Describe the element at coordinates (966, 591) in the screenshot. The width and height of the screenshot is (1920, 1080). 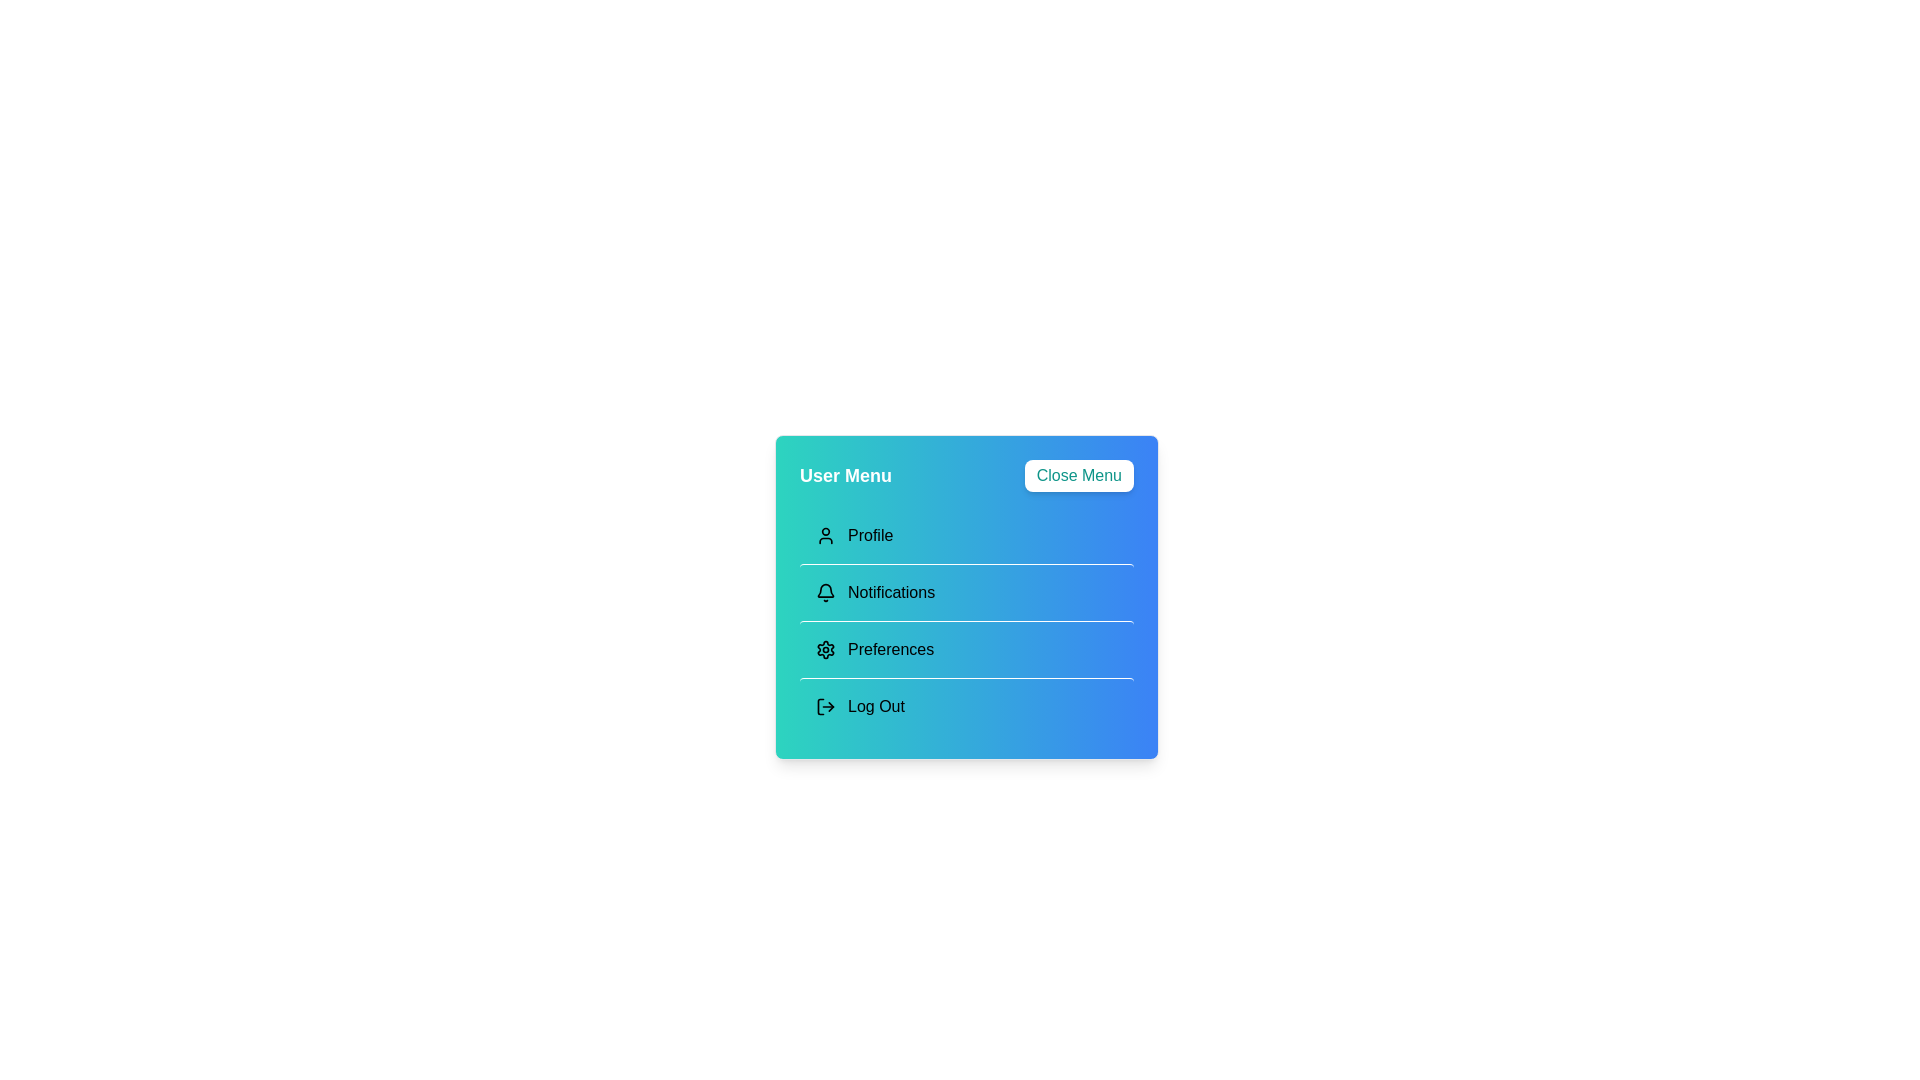
I see `the menu option Notifications by clicking on its corresponding area` at that location.